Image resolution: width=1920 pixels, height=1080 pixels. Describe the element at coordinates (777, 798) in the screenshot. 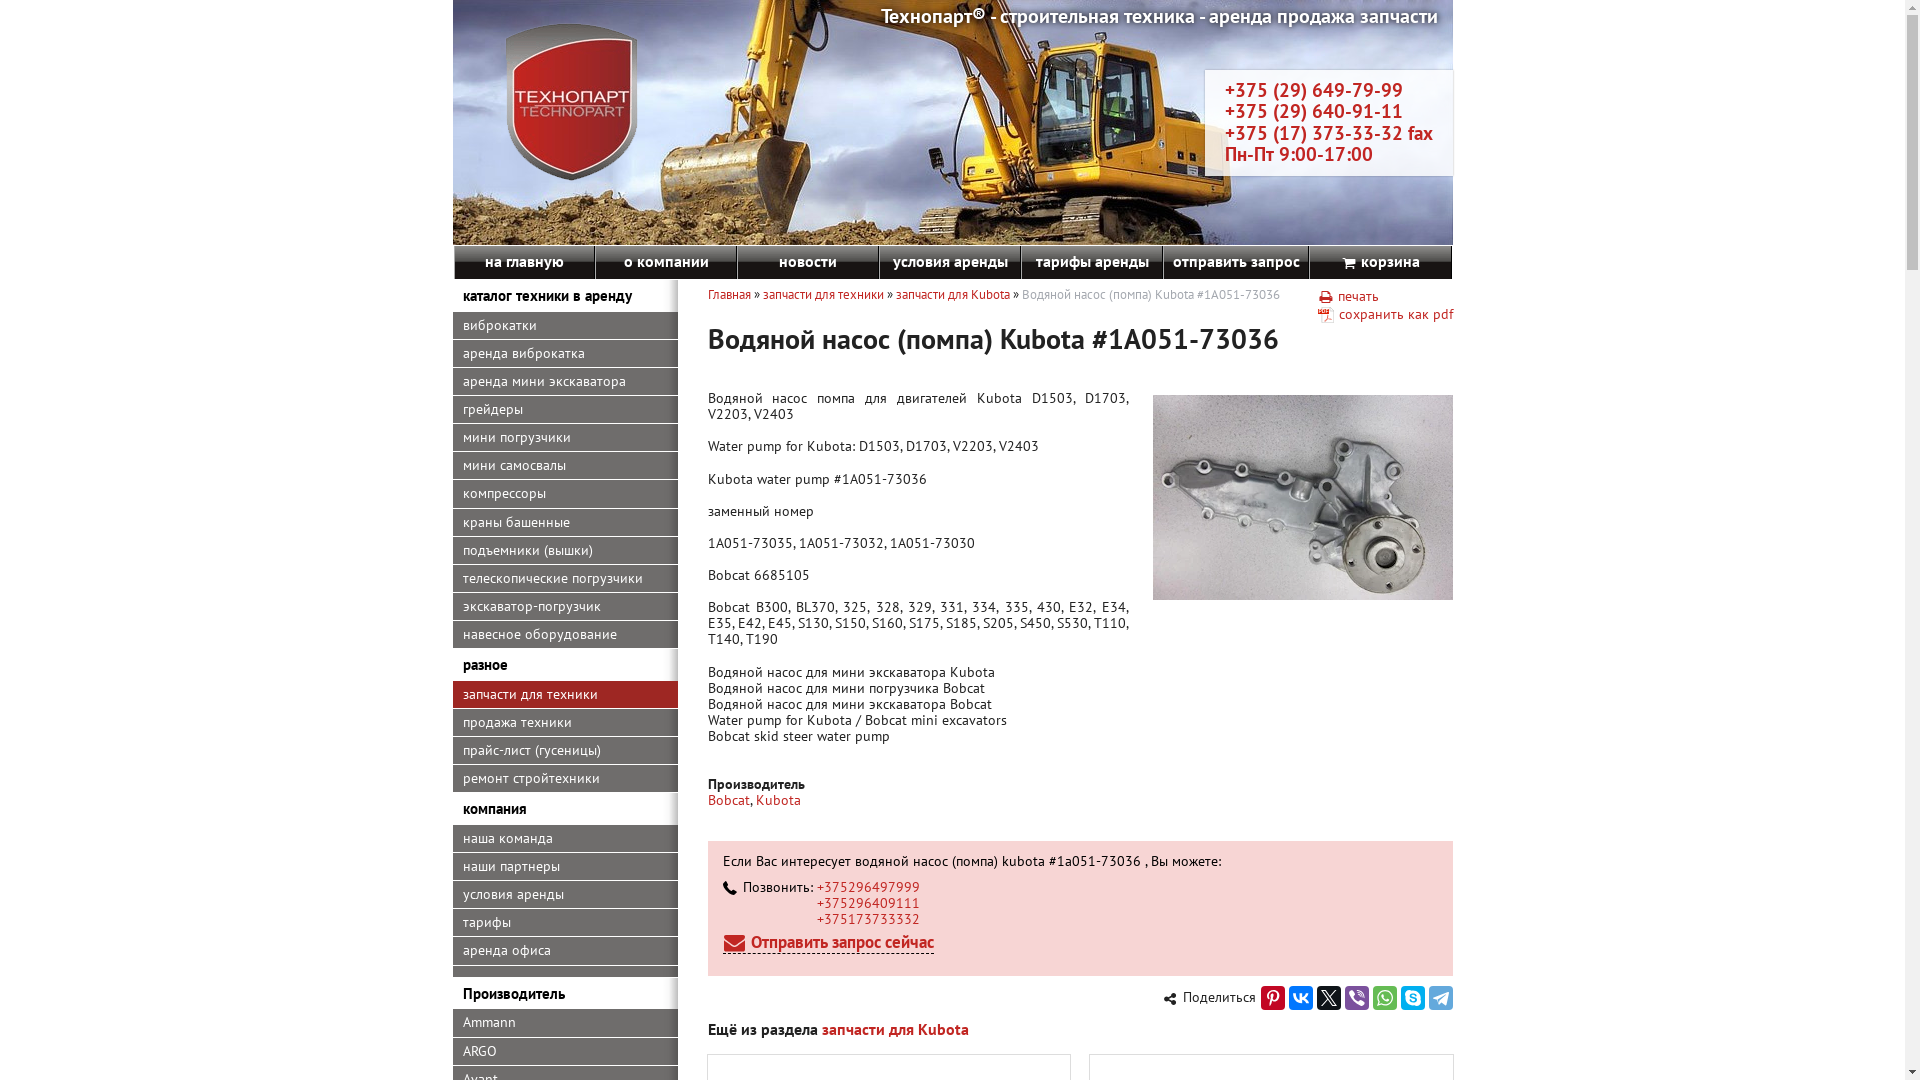

I see `'Kubota'` at that location.